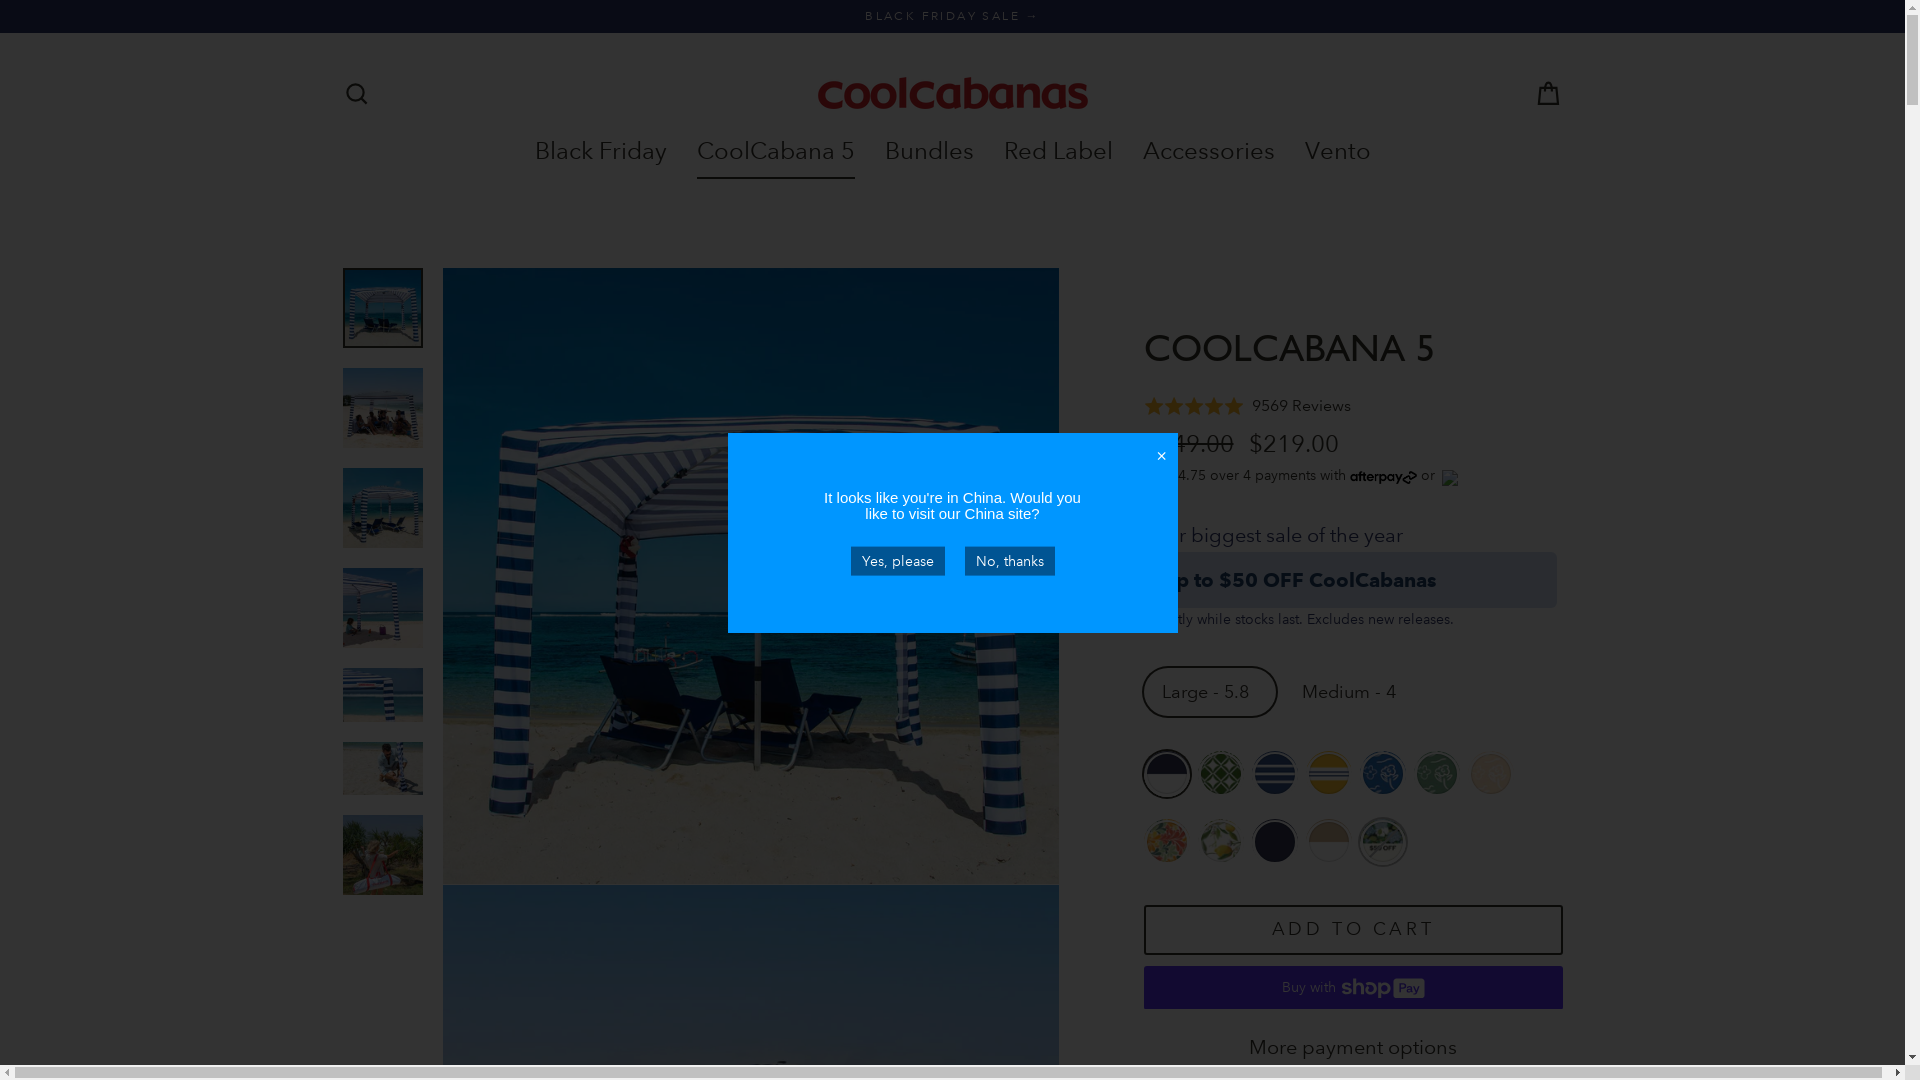  What do you see at coordinates (355, 93) in the screenshot?
I see `'Search'` at bounding box center [355, 93].